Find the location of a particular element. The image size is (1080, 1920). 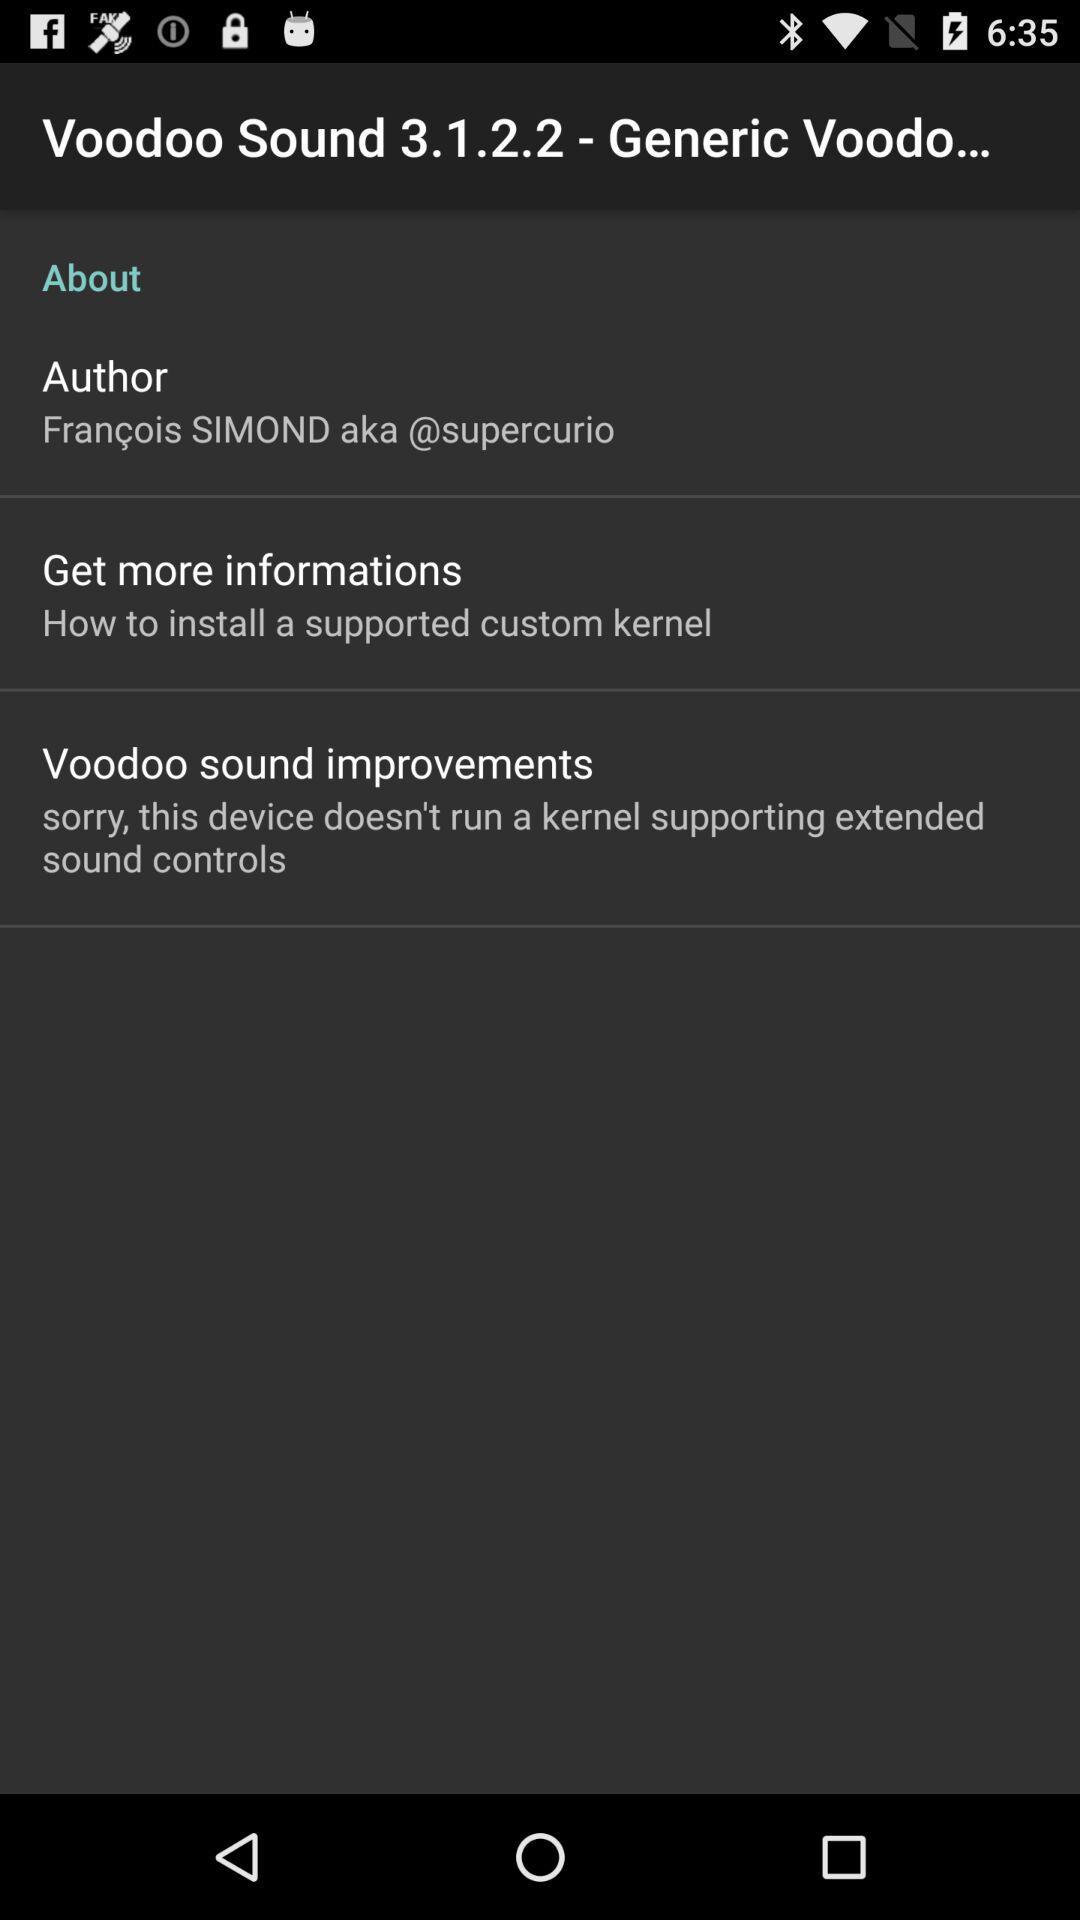

the icon at the center is located at coordinates (540, 836).